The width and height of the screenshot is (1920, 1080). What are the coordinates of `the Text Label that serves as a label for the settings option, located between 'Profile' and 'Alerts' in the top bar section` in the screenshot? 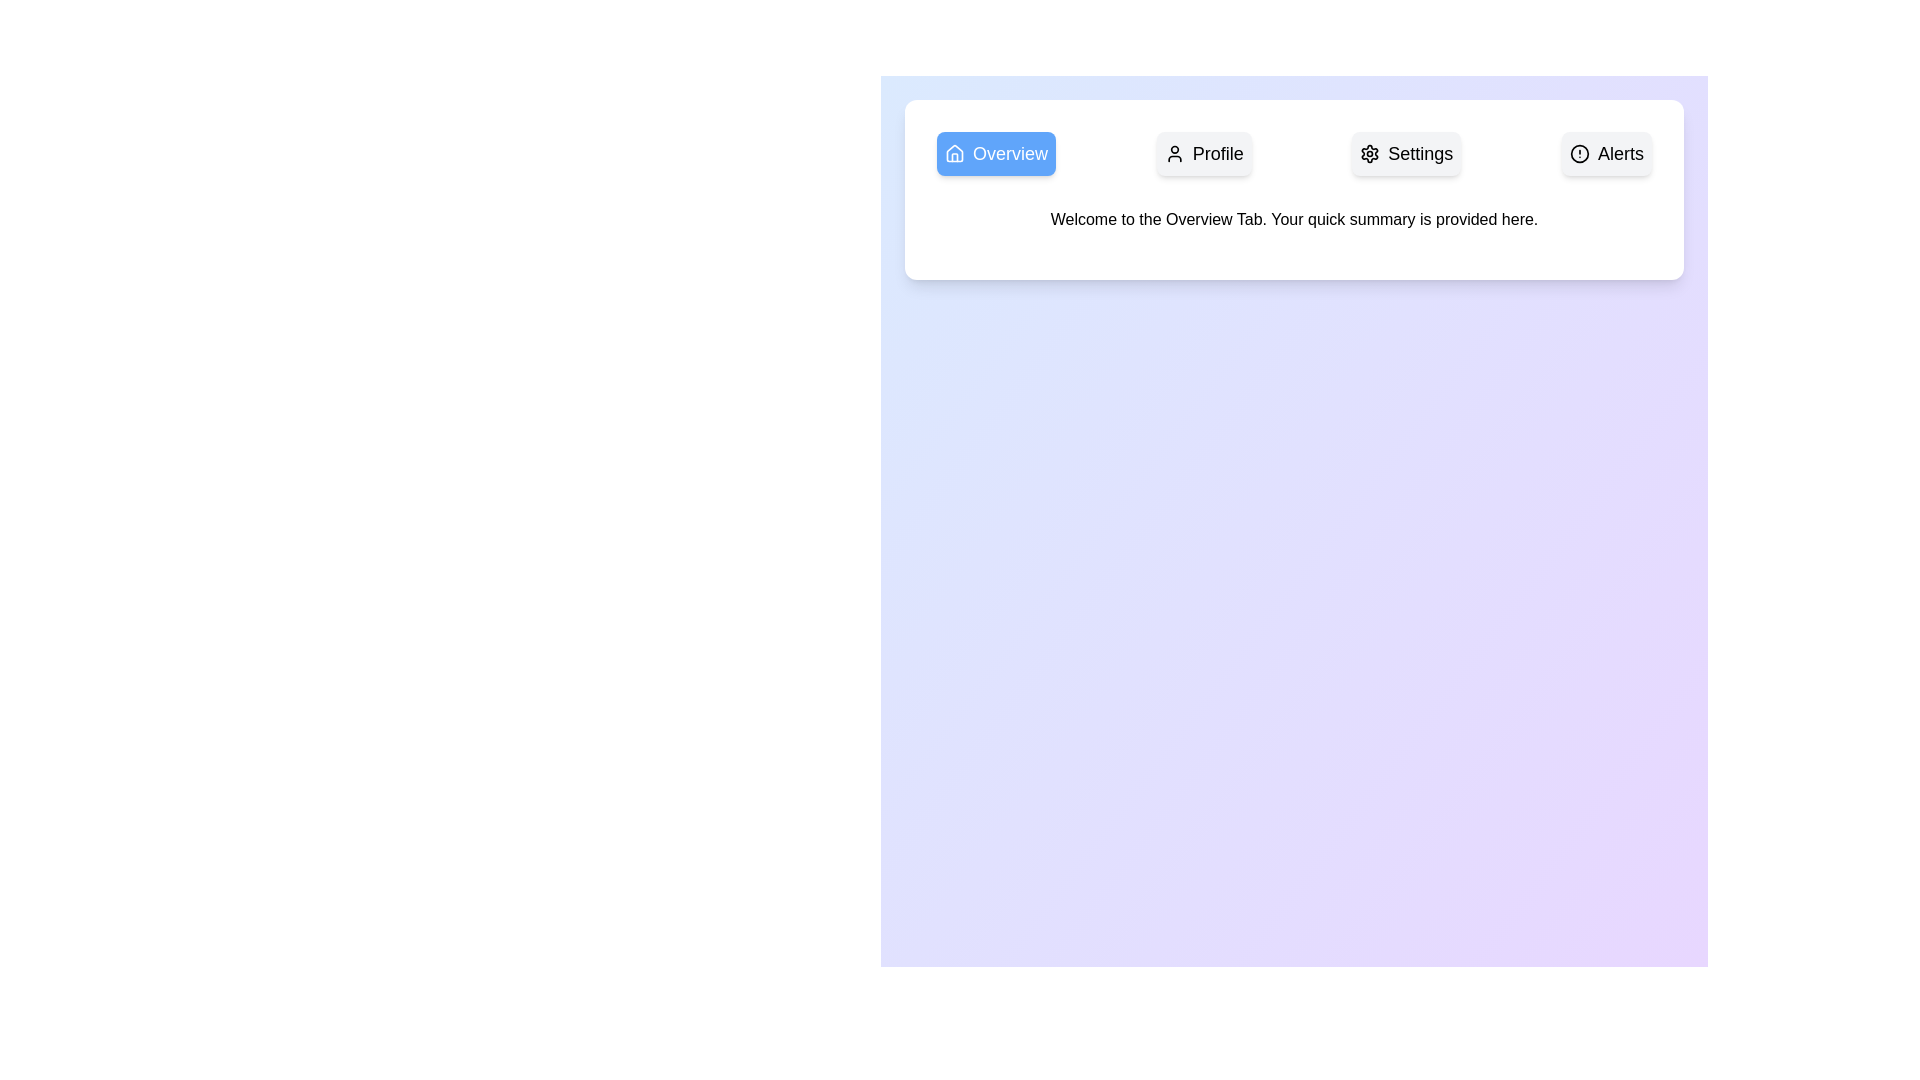 It's located at (1419, 153).